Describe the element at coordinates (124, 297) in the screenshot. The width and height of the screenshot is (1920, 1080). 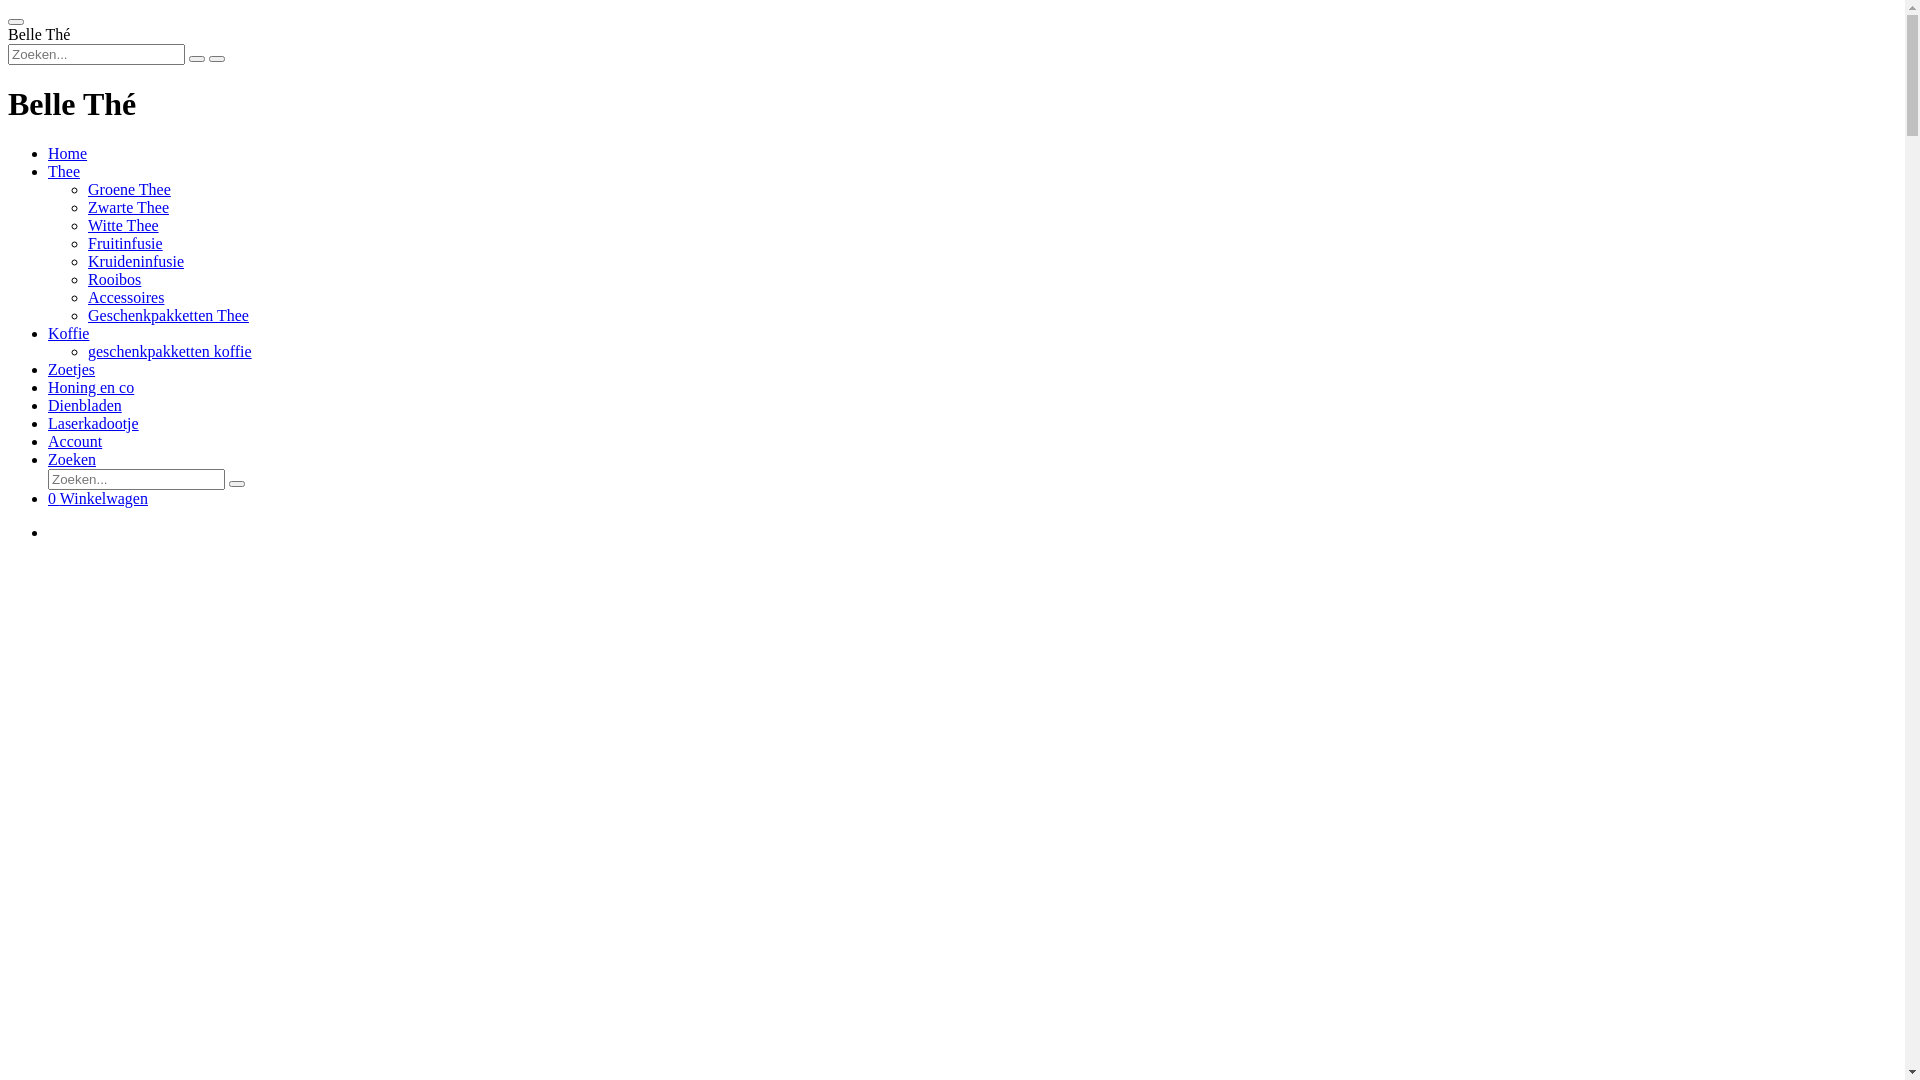
I see `'Accessoires'` at that location.